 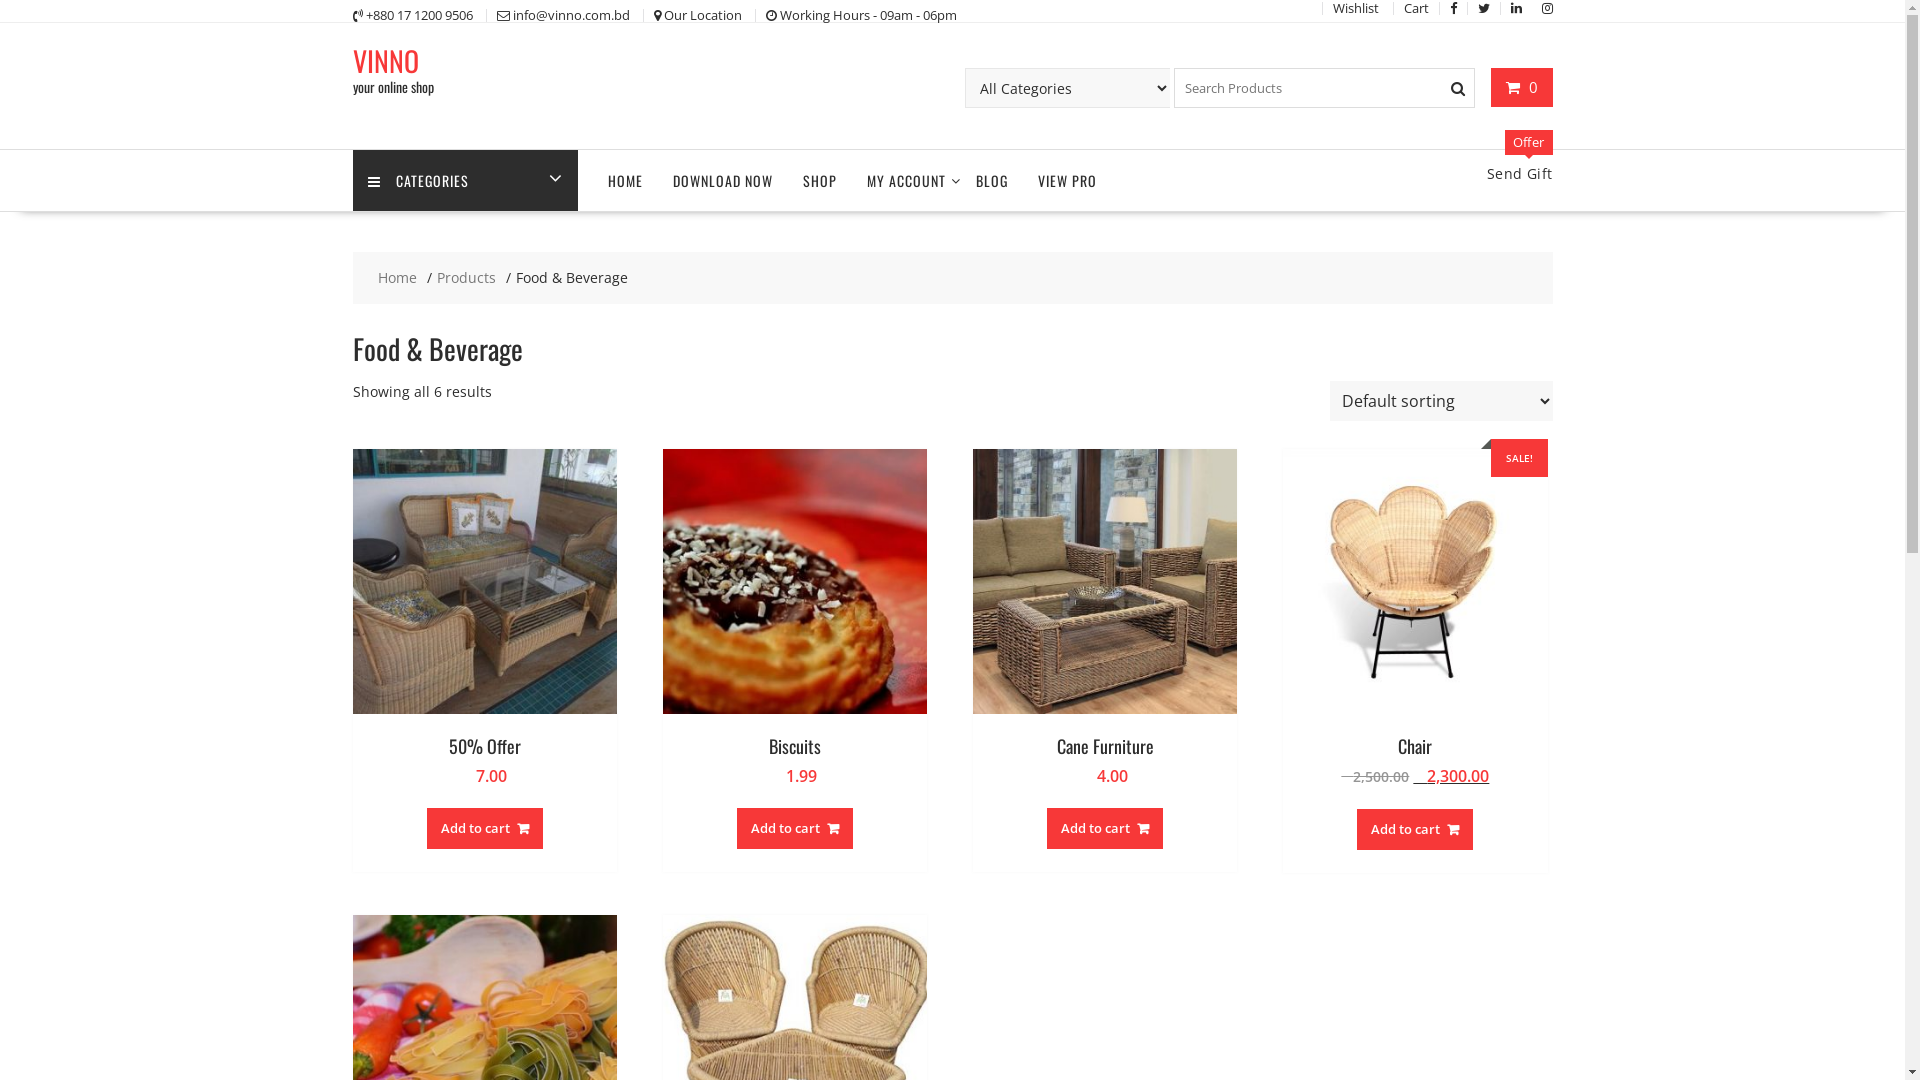 I want to click on 'Home', so click(x=397, y=277).